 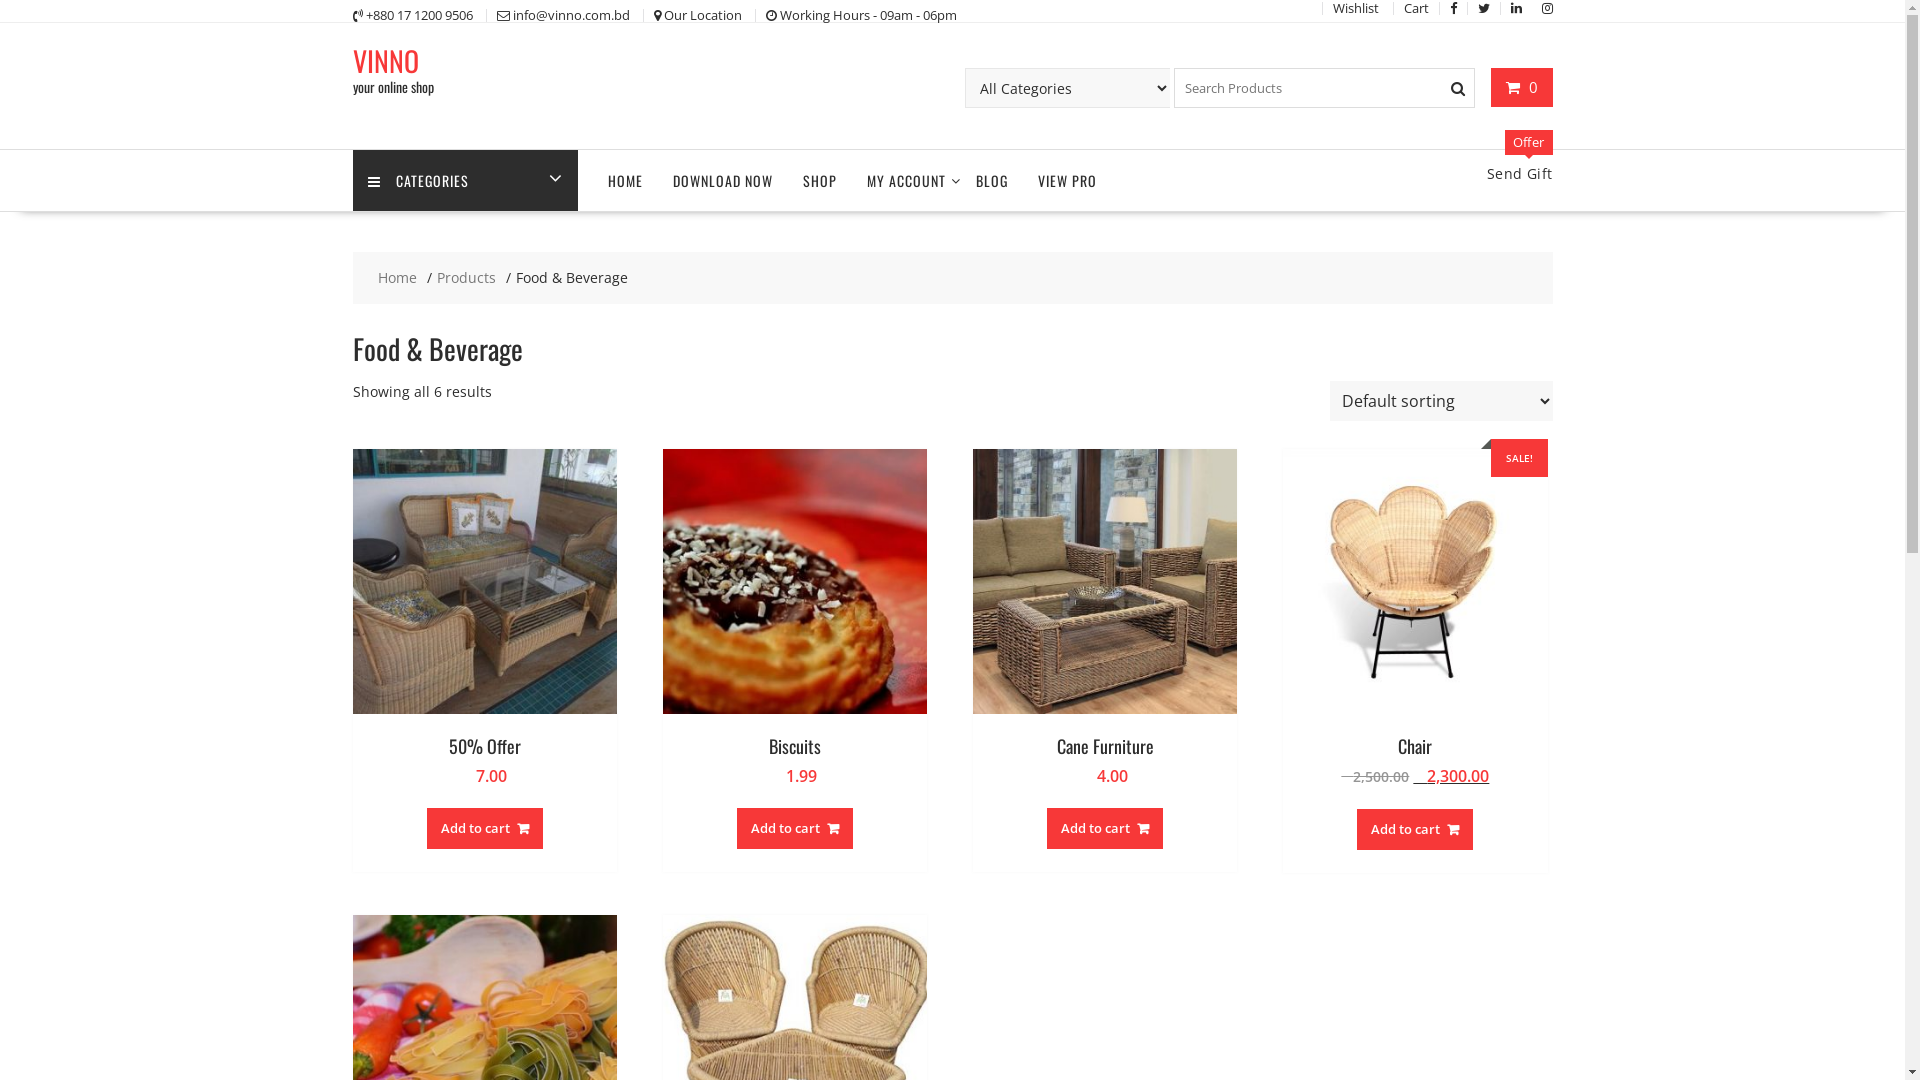 I want to click on 'Home', so click(x=397, y=277).